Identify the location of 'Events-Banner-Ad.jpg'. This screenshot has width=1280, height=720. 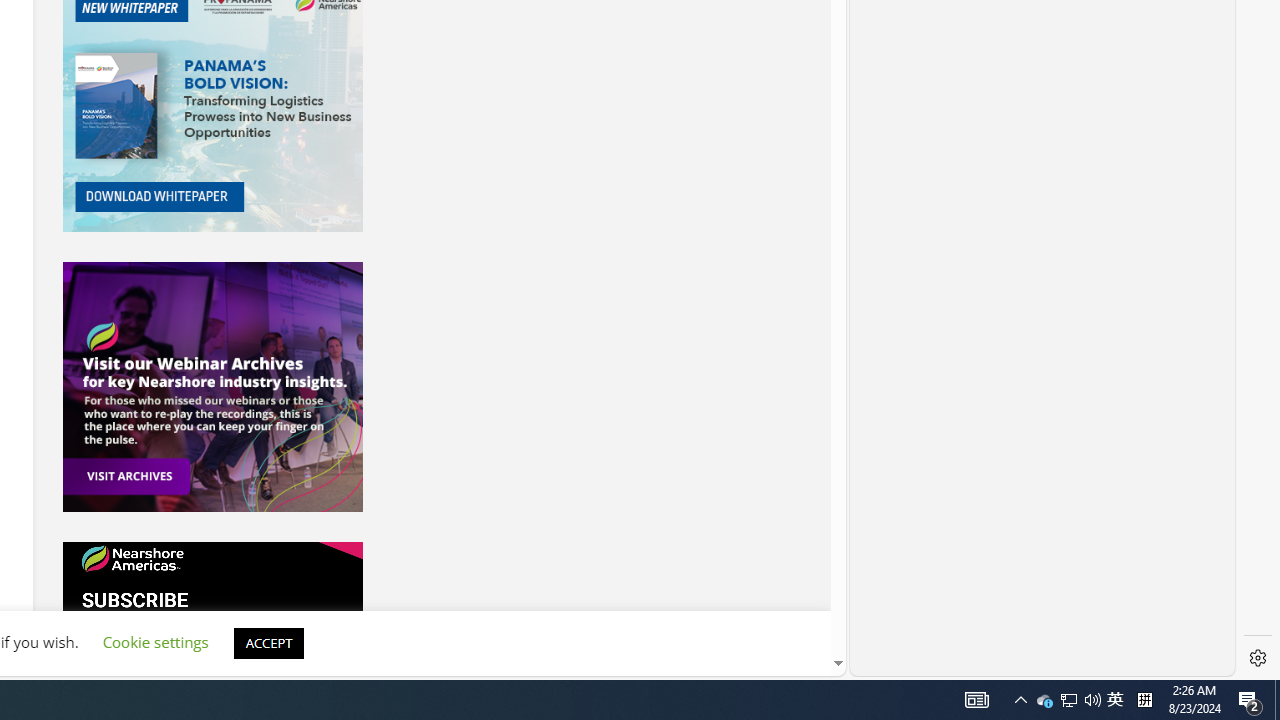
(212, 387).